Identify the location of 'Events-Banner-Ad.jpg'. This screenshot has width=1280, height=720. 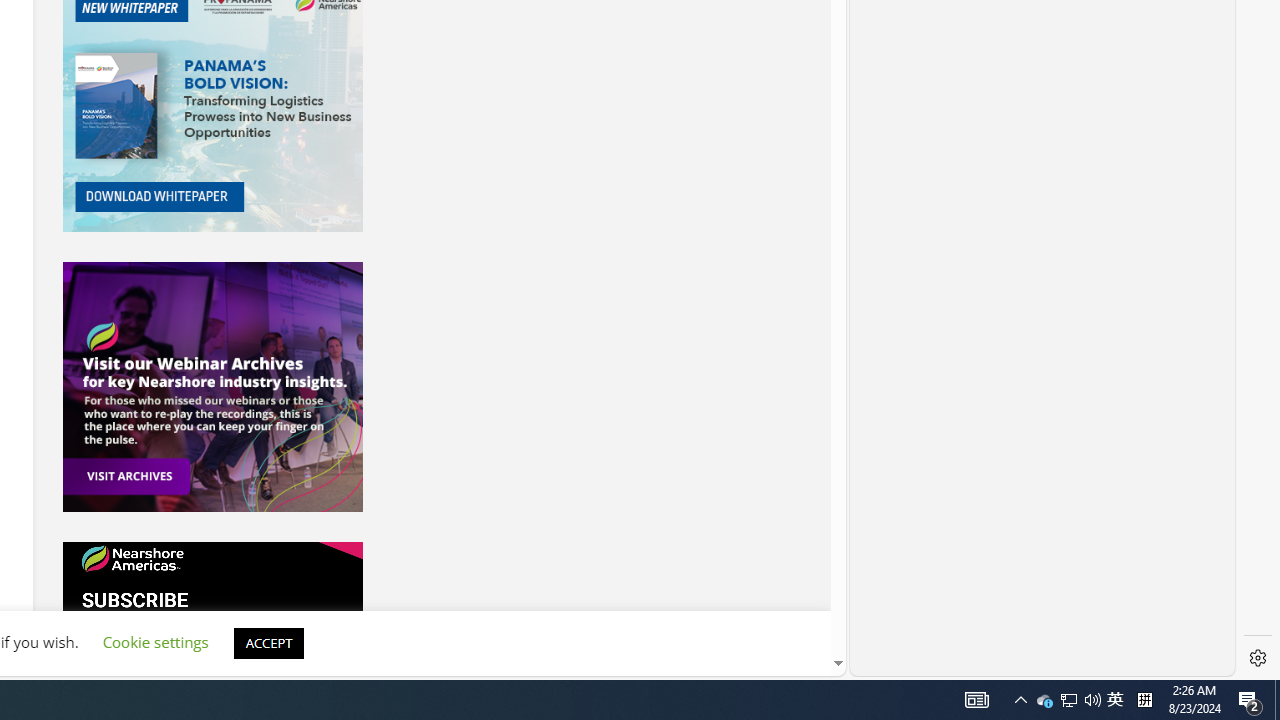
(212, 387).